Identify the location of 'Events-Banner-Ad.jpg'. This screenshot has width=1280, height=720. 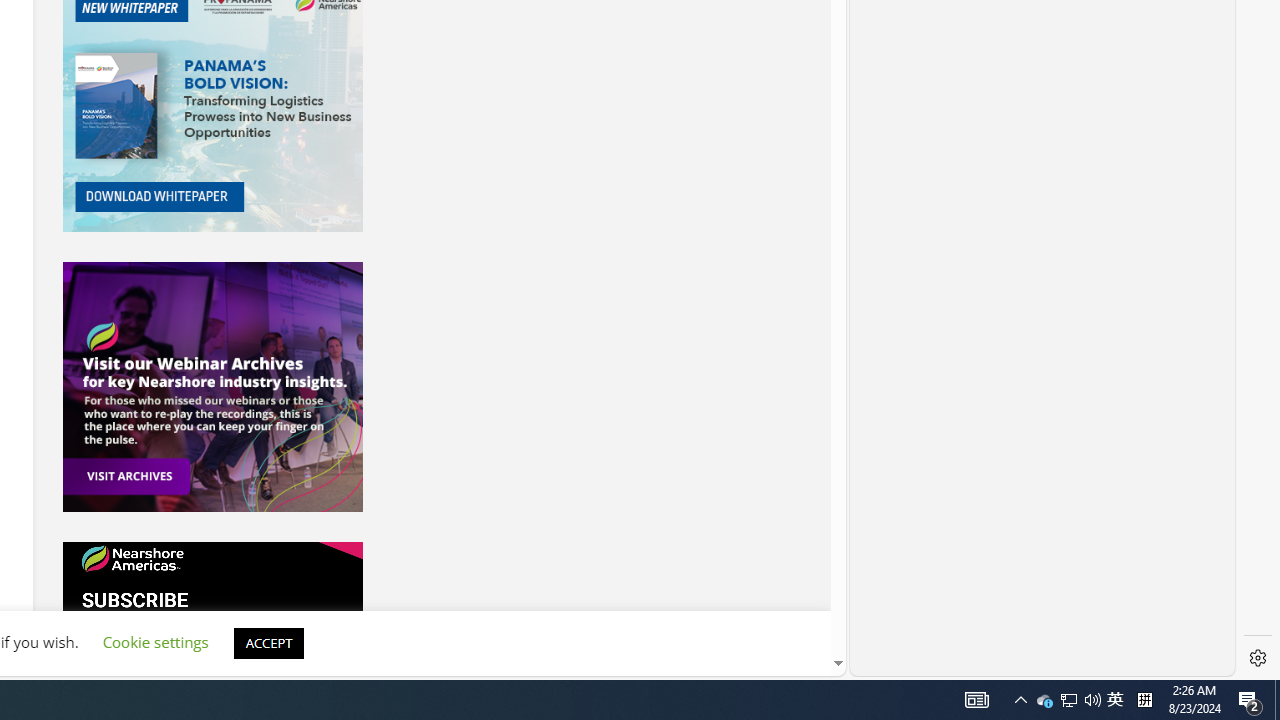
(212, 387).